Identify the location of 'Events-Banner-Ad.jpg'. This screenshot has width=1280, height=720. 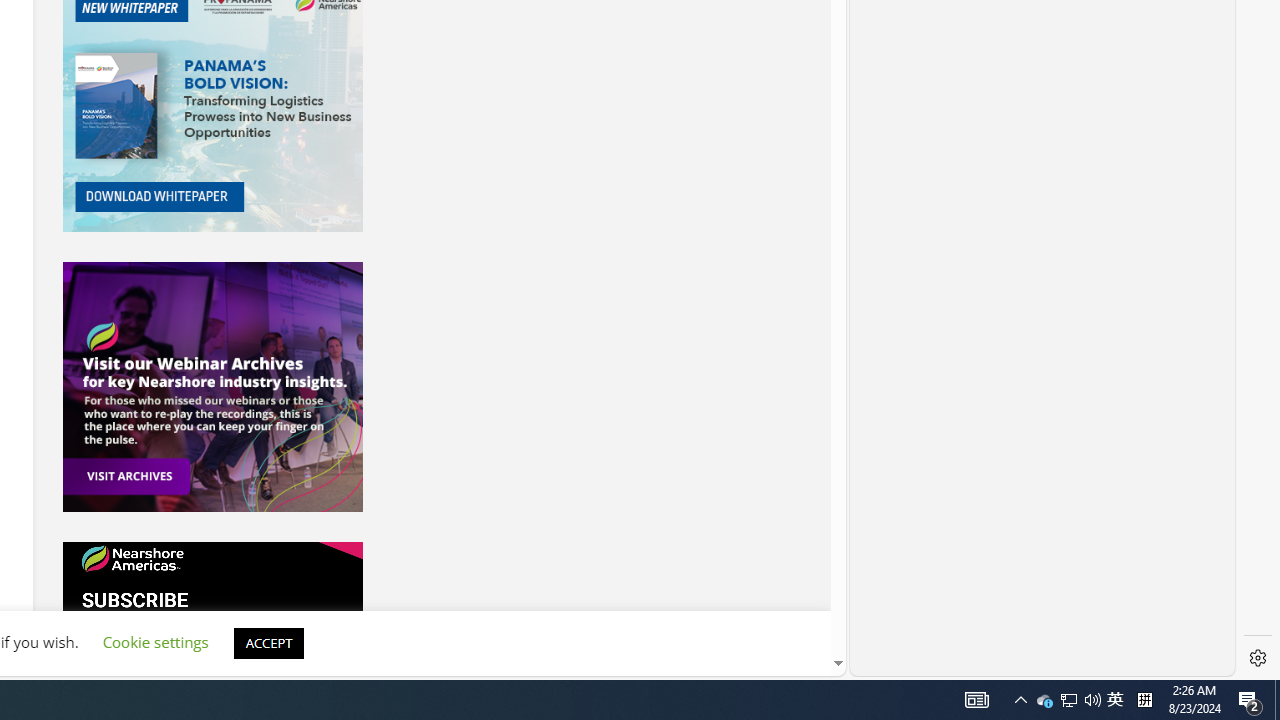
(212, 387).